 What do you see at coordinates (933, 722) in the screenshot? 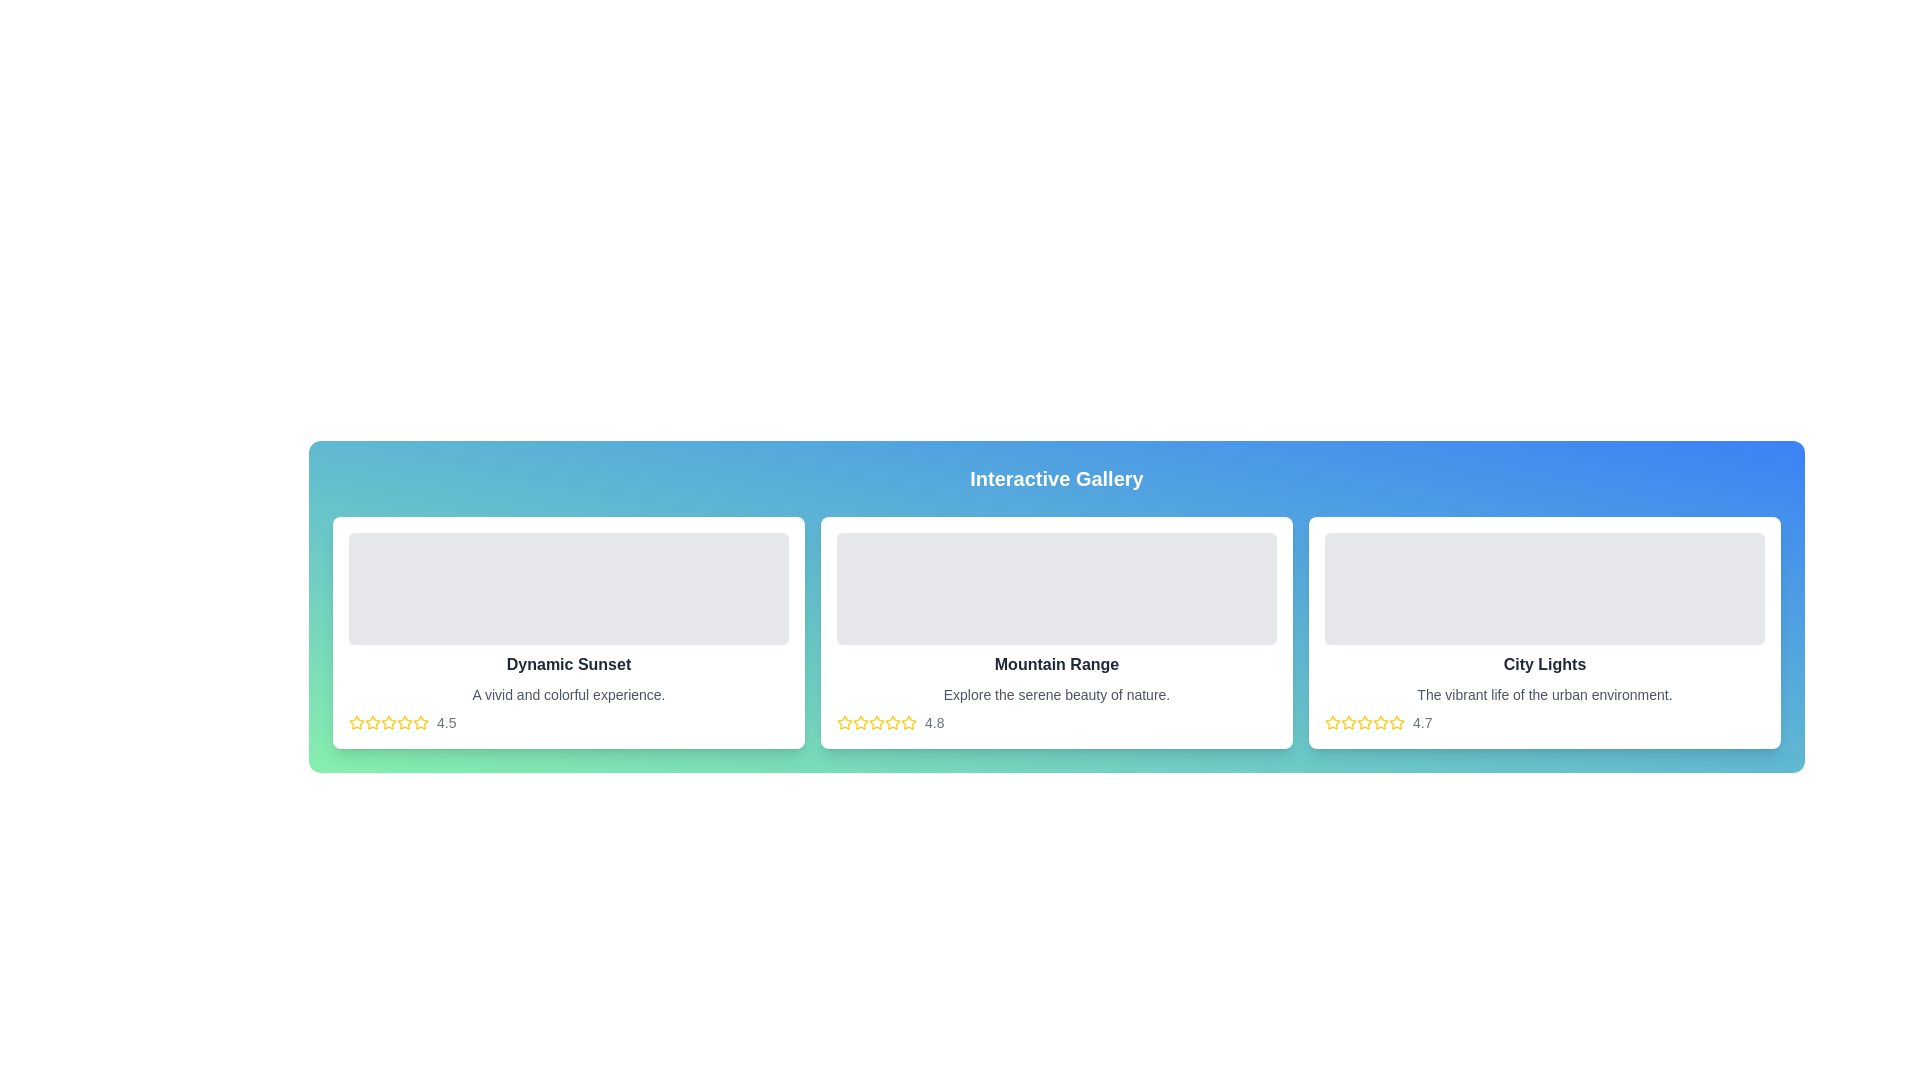
I see `the Text Label that displays the numerical rating for the 'Mountain Range' item, located below the 'Mountain Range' section and to the right of the row of golden stars` at bounding box center [933, 722].